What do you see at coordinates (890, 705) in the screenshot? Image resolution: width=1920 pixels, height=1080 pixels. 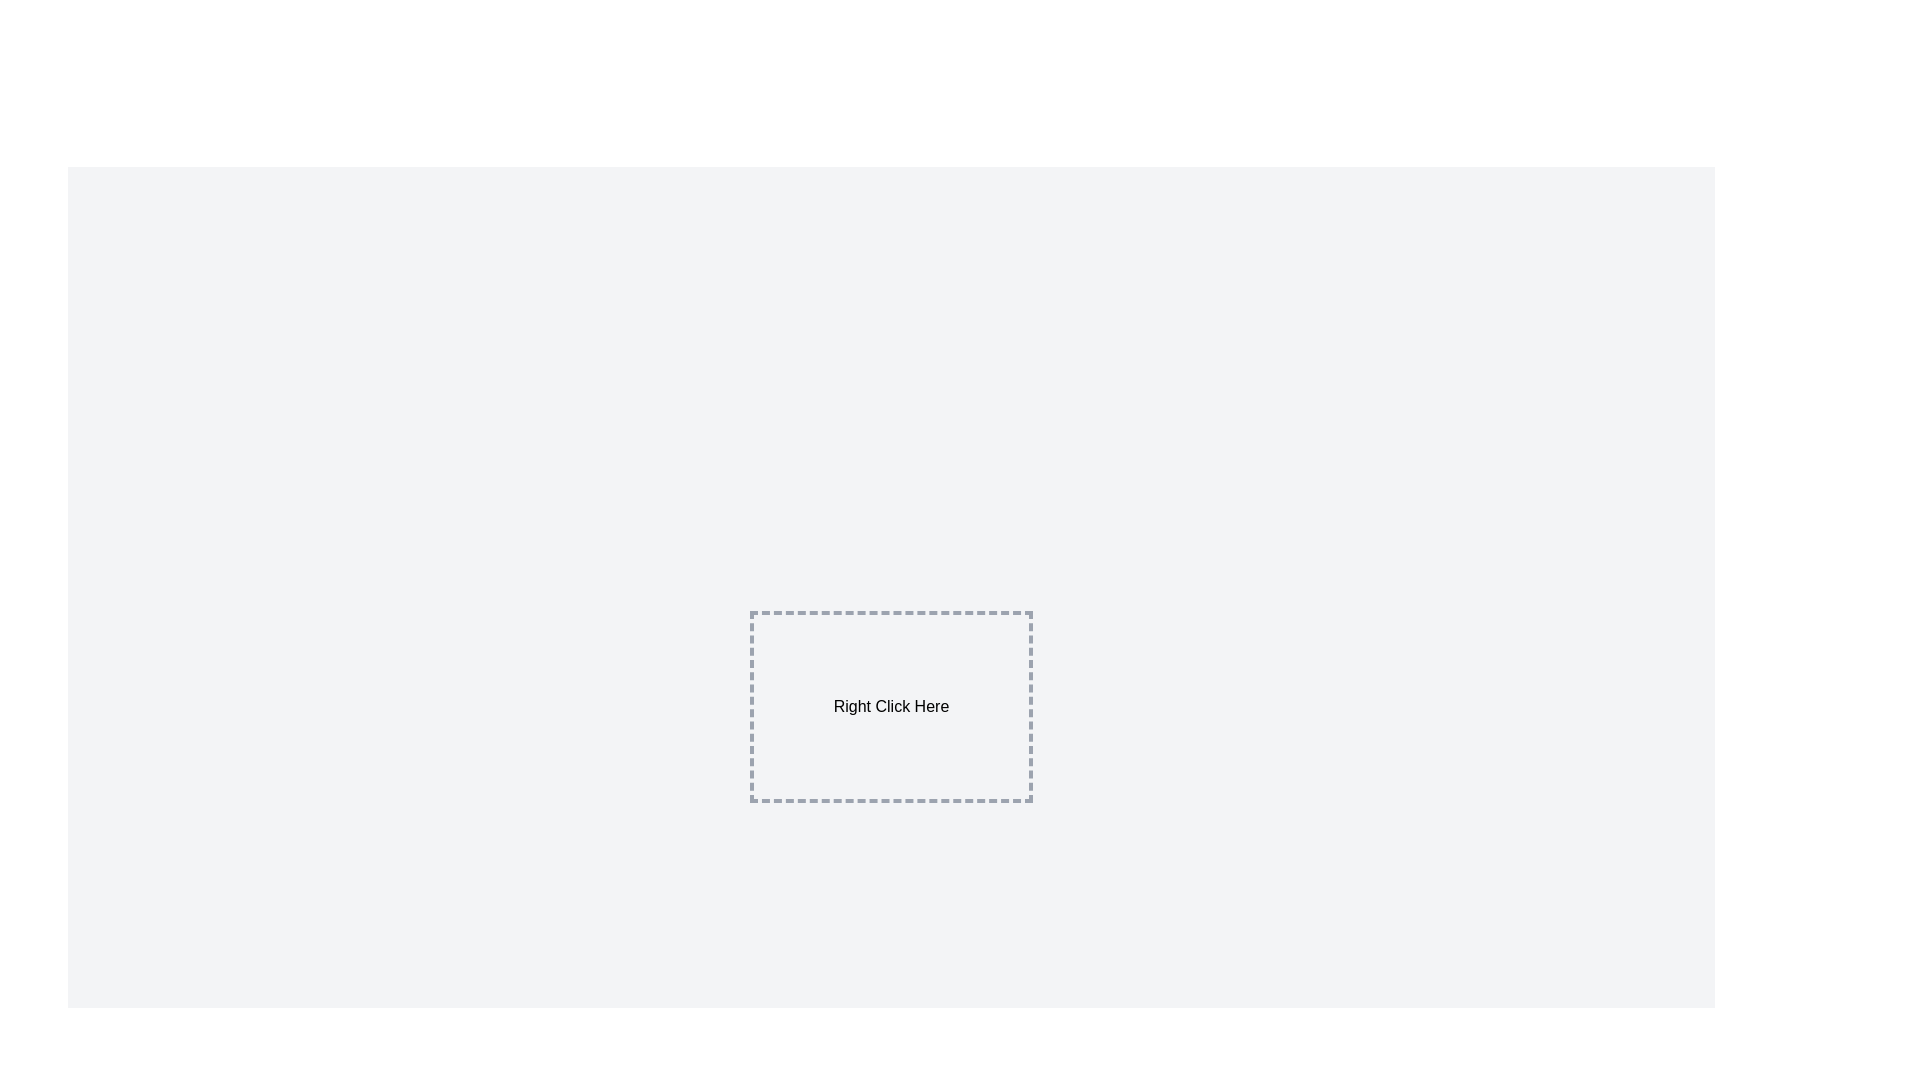 I see `the dashed border area to open the context menu` at bounding box center [890, 705].